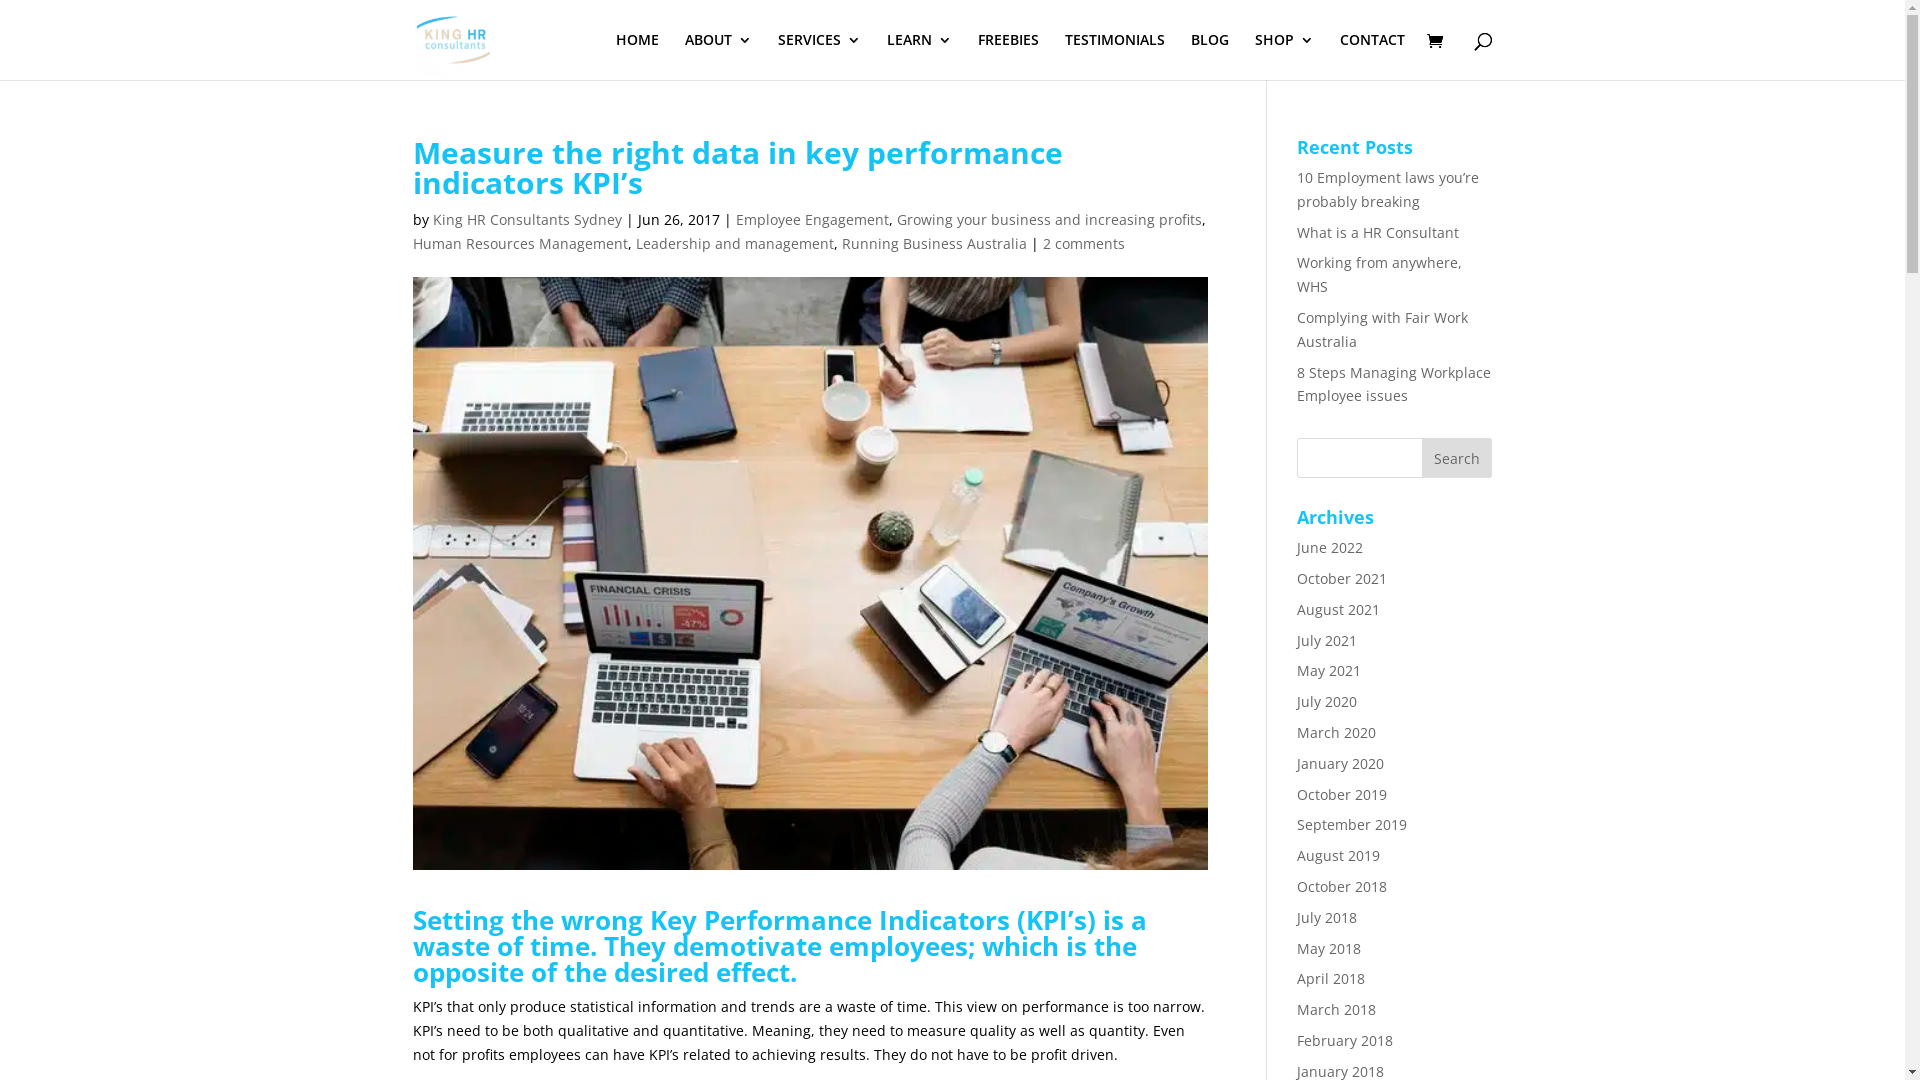 This screenshot has height=1080, width=1920. Describe the element at coordinates (1008, 55) in the screenshot. I see `'FREEBIES'` at that location.